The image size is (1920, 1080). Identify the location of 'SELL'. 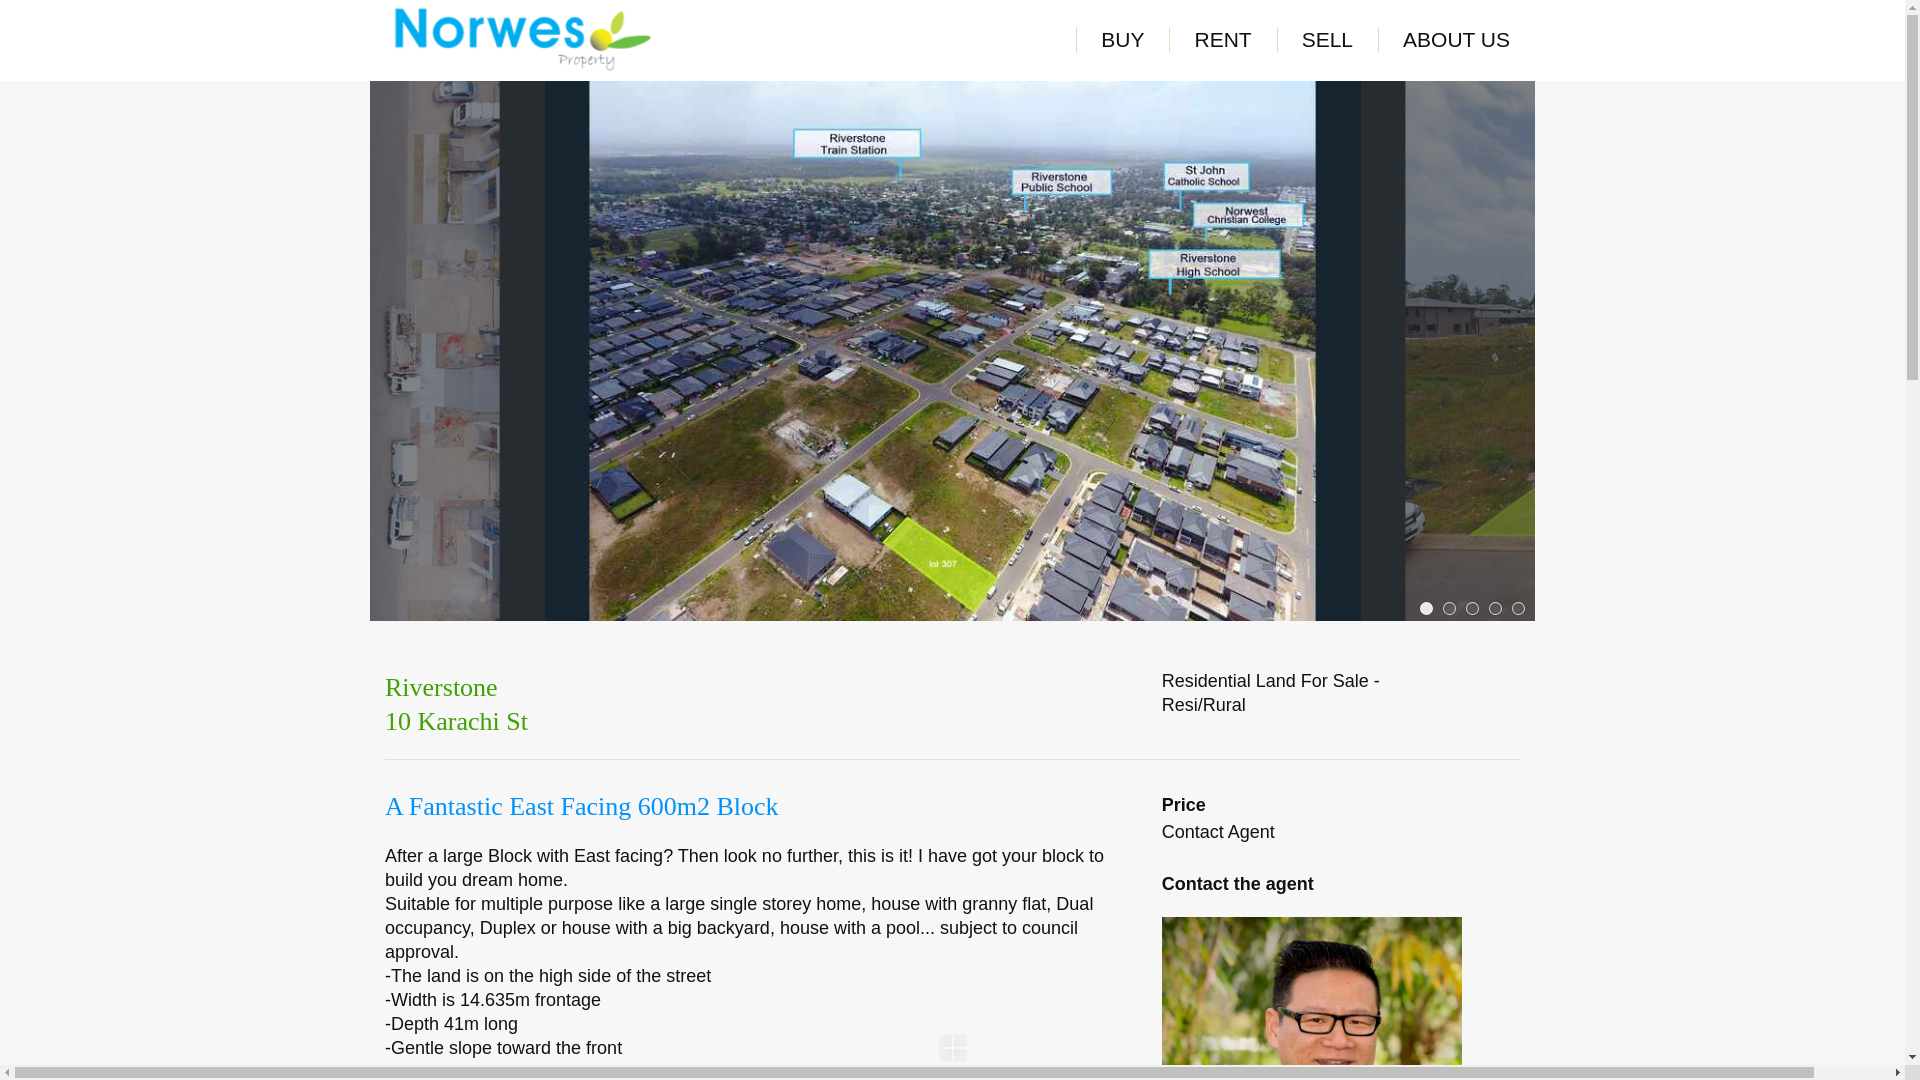
(1327, 39).